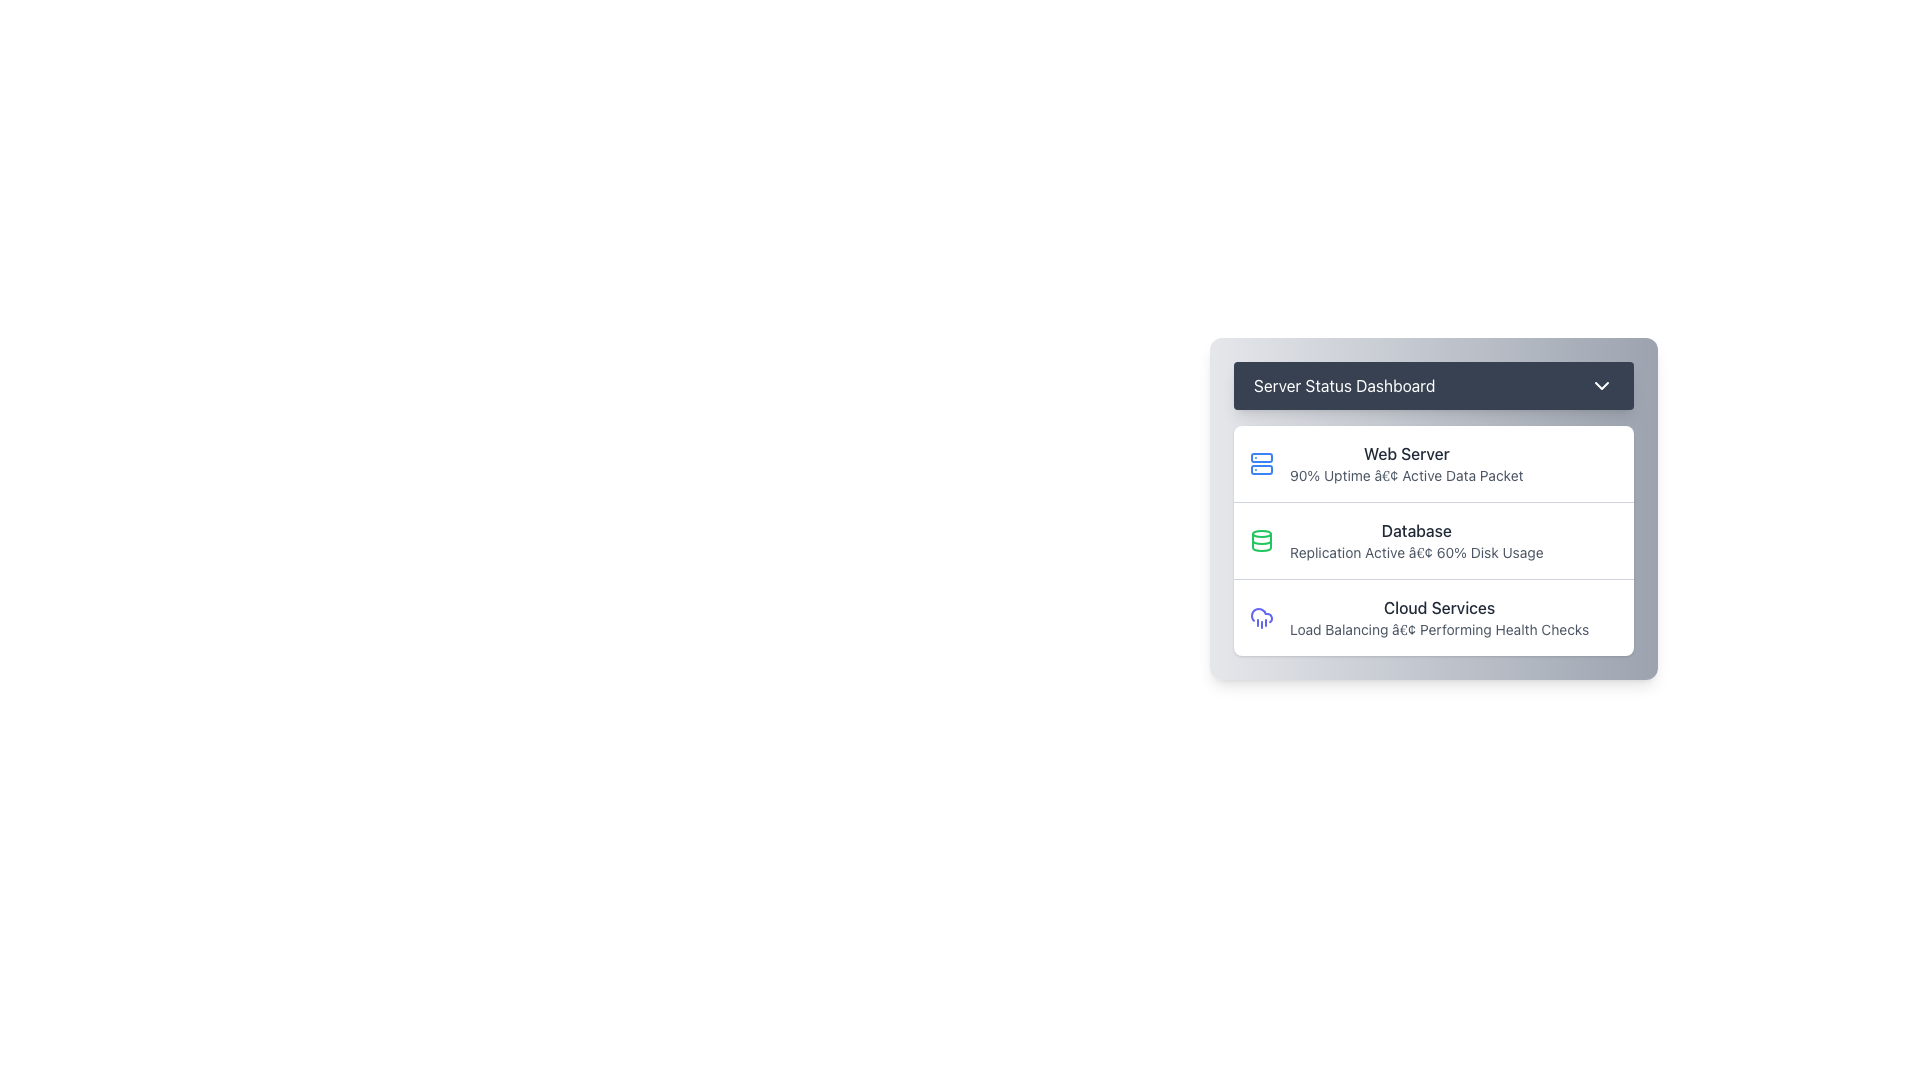 This screenshot has width=1920, height=1080. What do you see at coordinates (1433, 508) in the screenshot?
I see `status information displayed on the dashboard panel that summarizes the performance details of various services such as web servers, databases, and cloud services` at bounding box center [1433, 508].